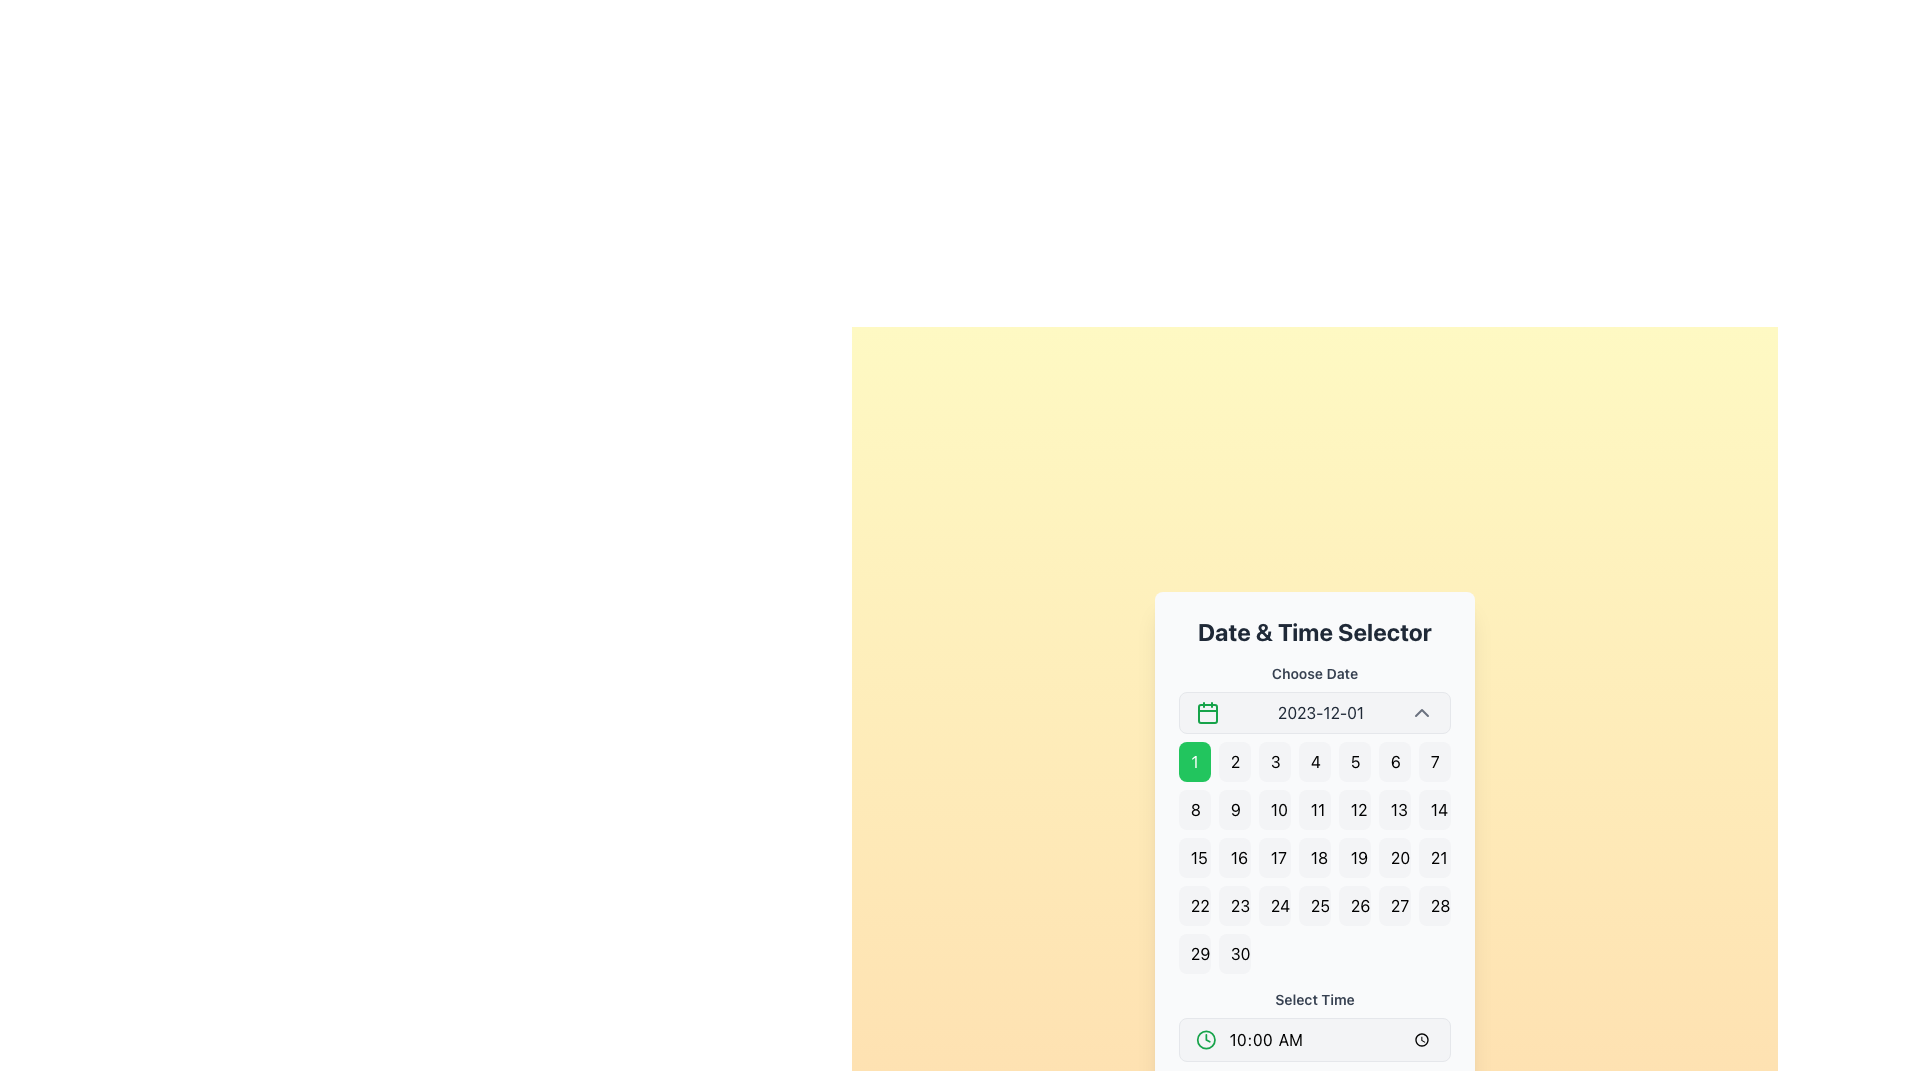  I want to click on the button styled as a rounded rectangle with a centered numeral '9', so click(1233, 810).